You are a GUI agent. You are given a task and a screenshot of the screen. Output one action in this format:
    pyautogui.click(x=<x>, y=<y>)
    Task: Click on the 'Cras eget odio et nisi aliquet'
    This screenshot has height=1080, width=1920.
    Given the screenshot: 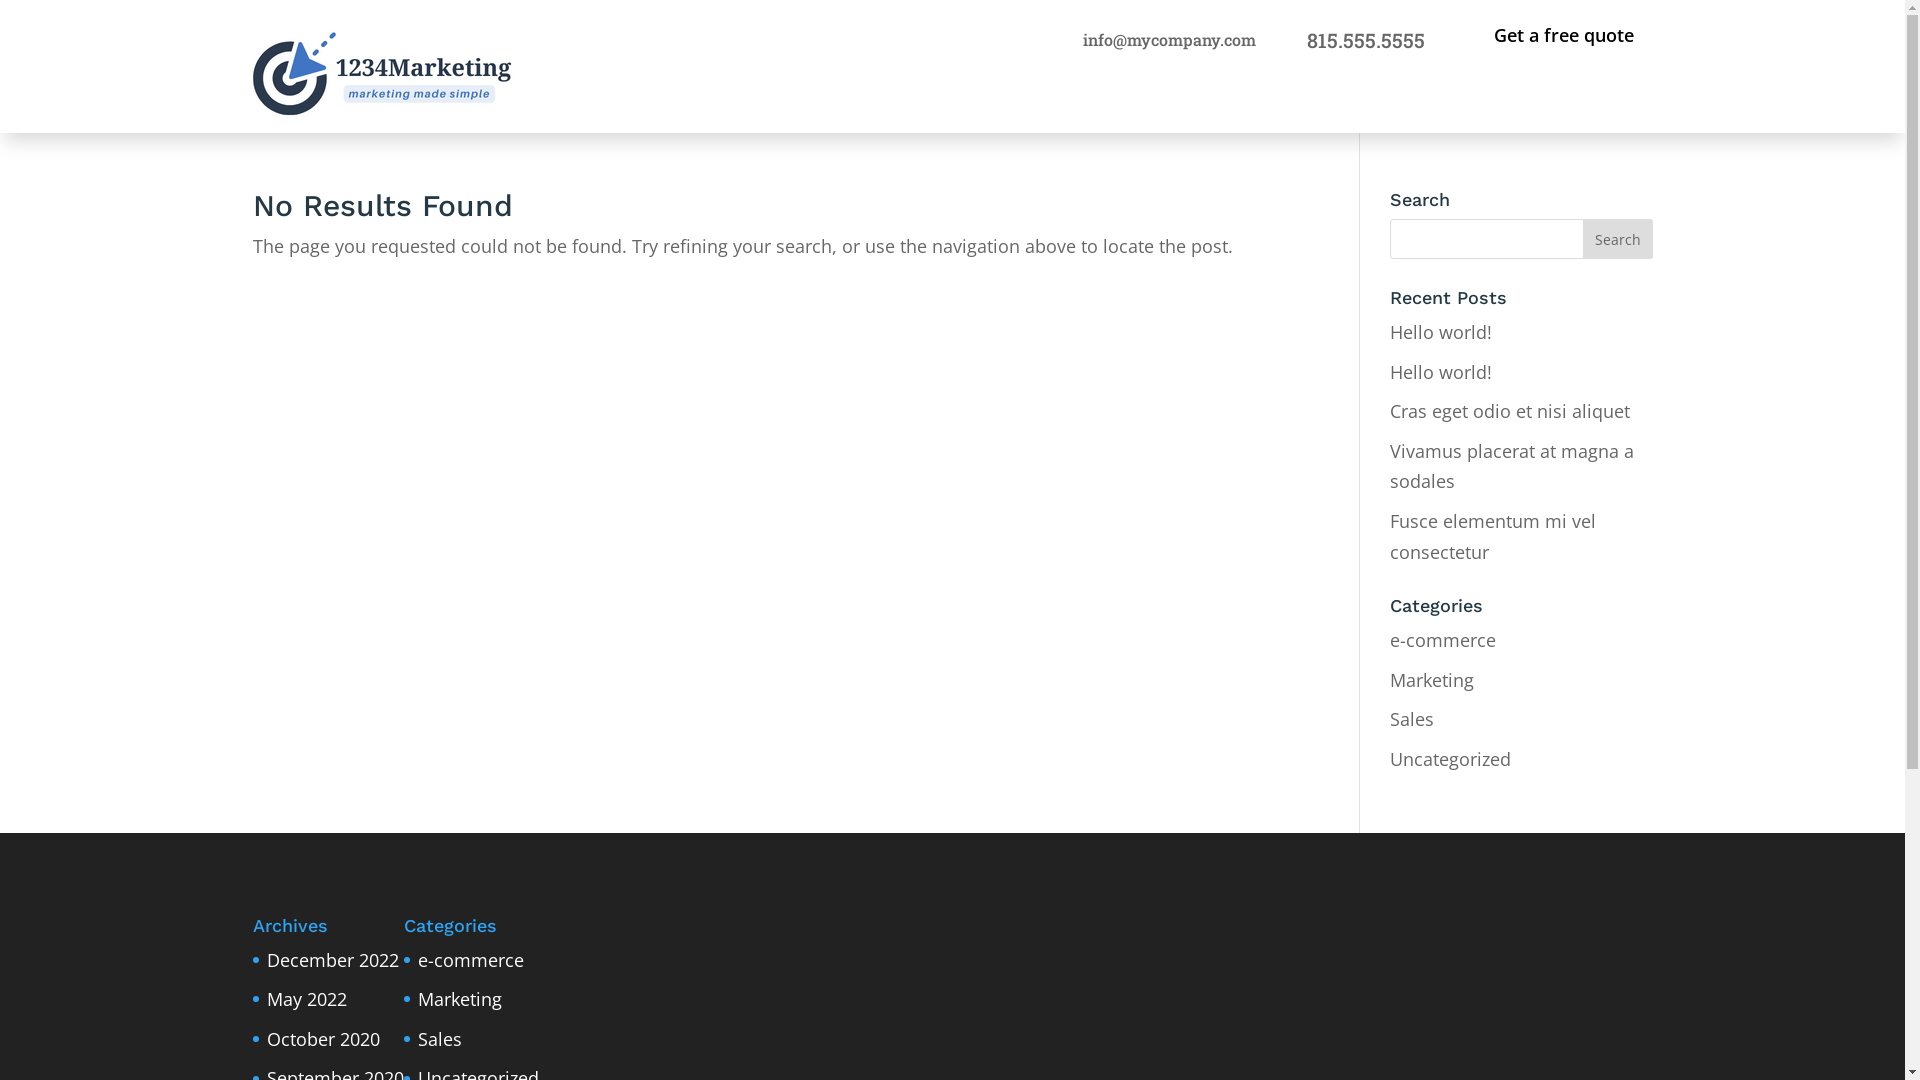 What is the action you would take?
    pyautogui.click(x=1510, y=410)
    